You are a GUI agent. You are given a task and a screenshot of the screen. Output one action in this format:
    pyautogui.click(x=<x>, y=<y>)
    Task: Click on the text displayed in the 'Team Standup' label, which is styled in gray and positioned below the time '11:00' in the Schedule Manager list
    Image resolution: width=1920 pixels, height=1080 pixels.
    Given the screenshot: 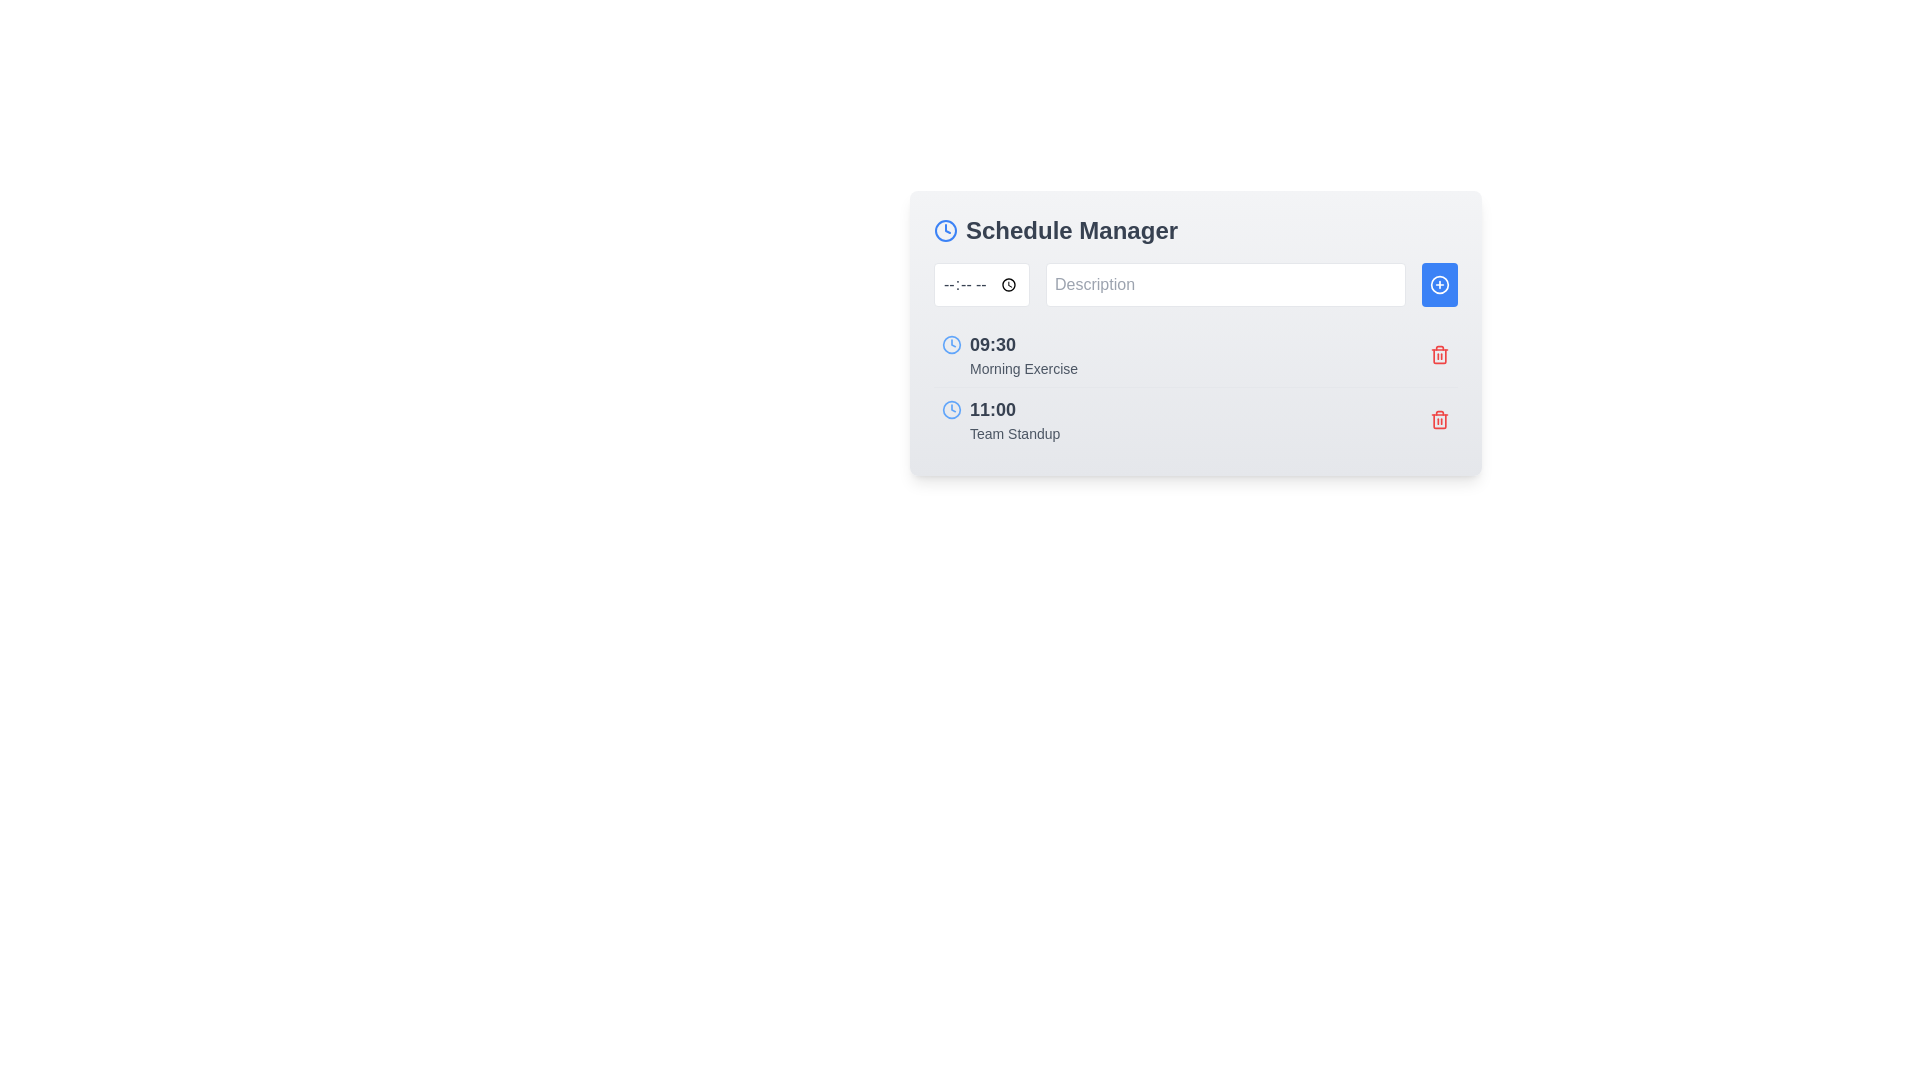 What is the action you would take?
    pyautogui.click(x=1001, y=433)
    